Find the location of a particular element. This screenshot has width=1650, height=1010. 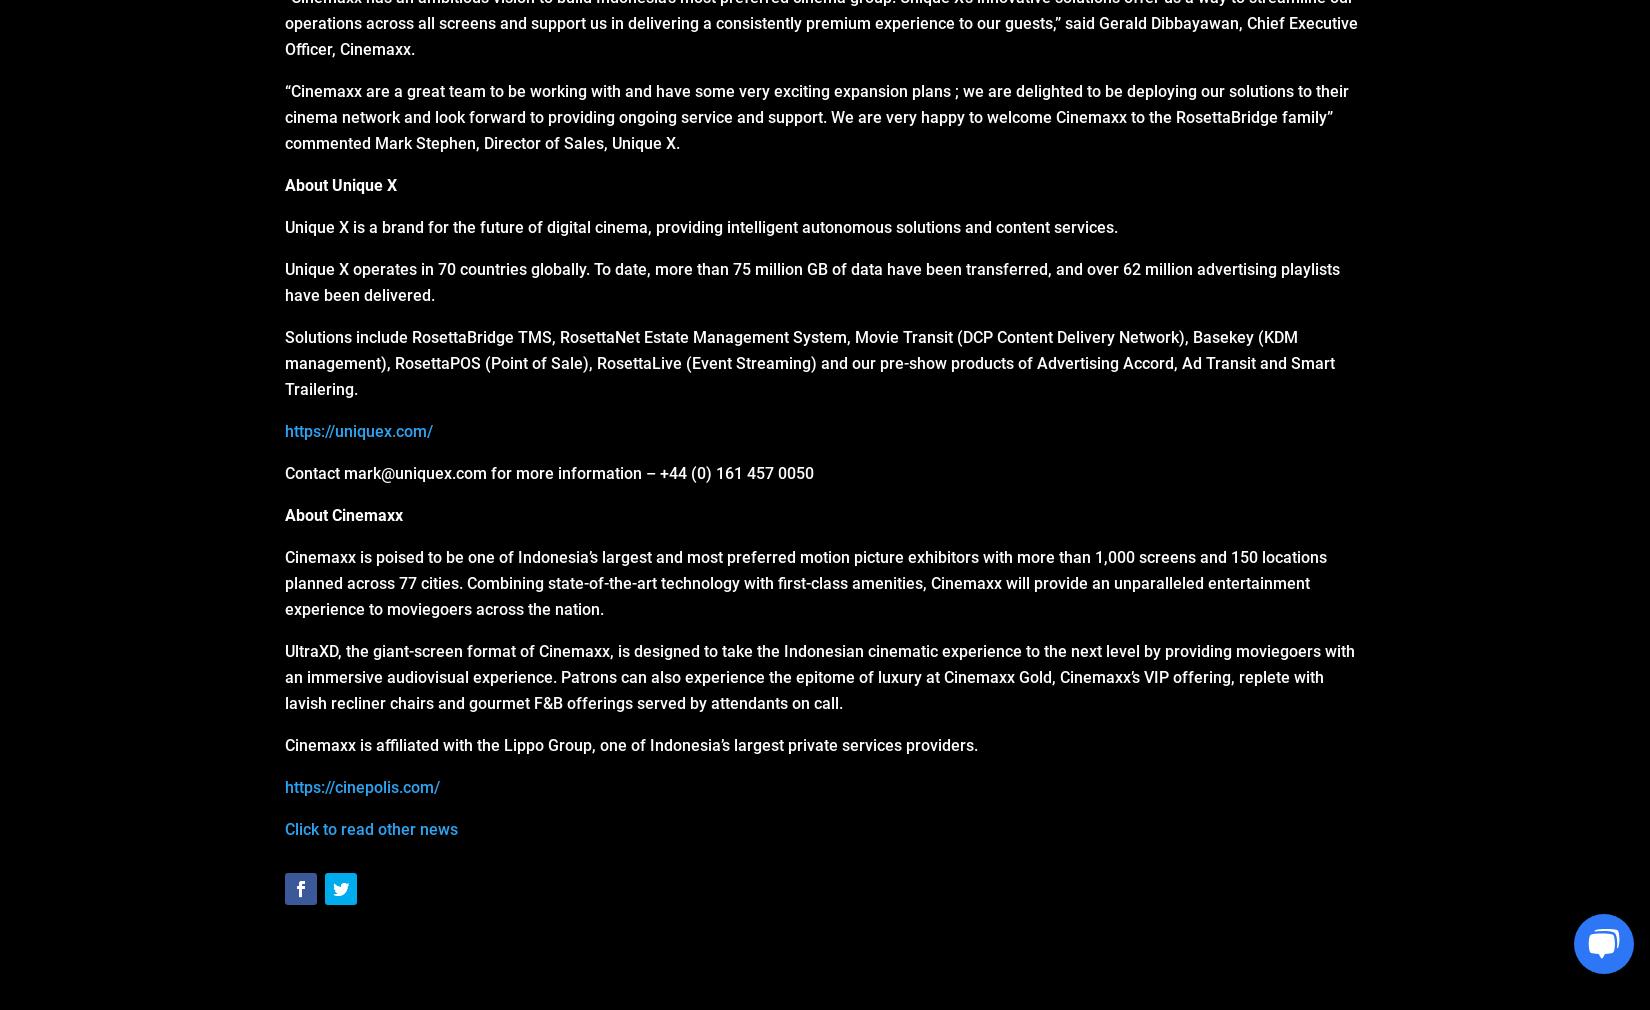

'About Unique X' is located at coordinates (341, 184).